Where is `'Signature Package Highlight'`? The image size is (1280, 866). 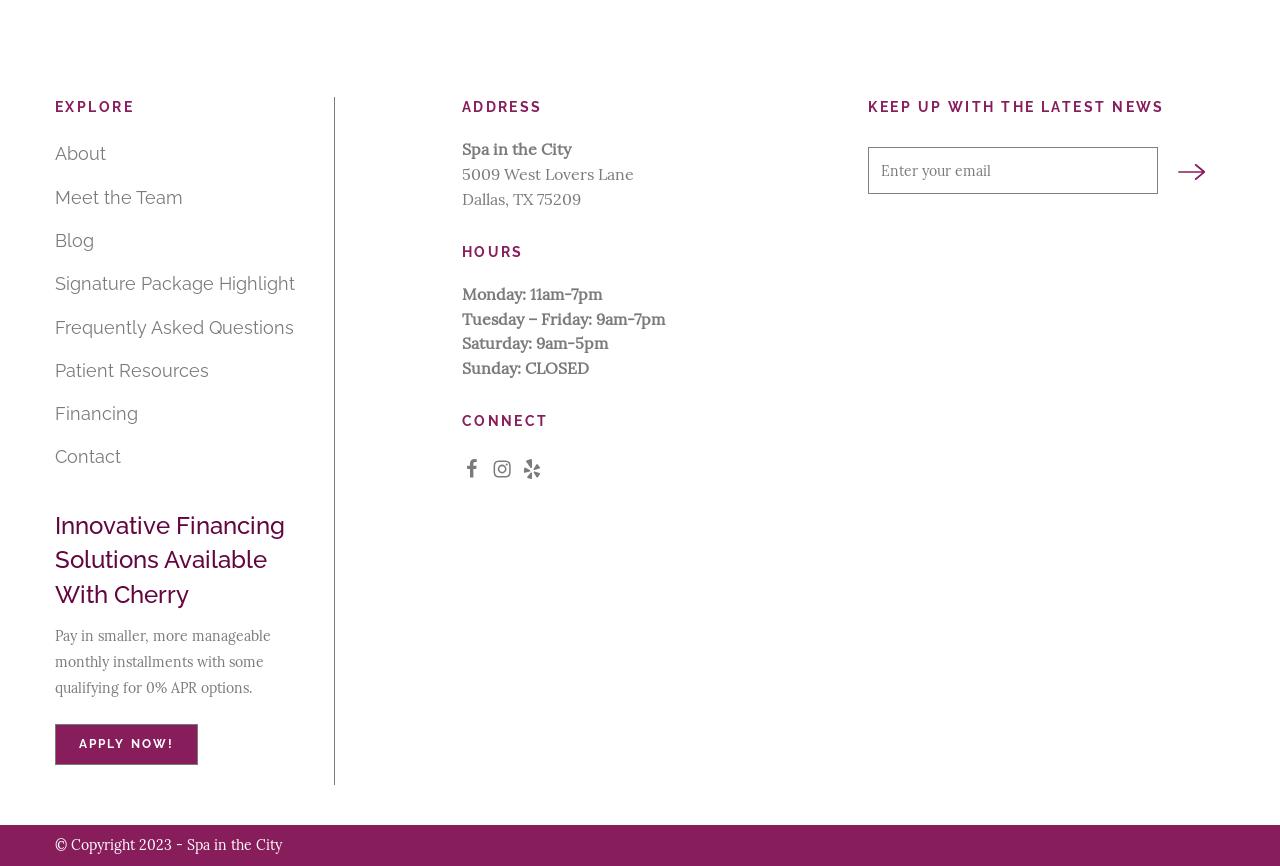
'Signature Package Highlight' is located at coordinates (174, 282).